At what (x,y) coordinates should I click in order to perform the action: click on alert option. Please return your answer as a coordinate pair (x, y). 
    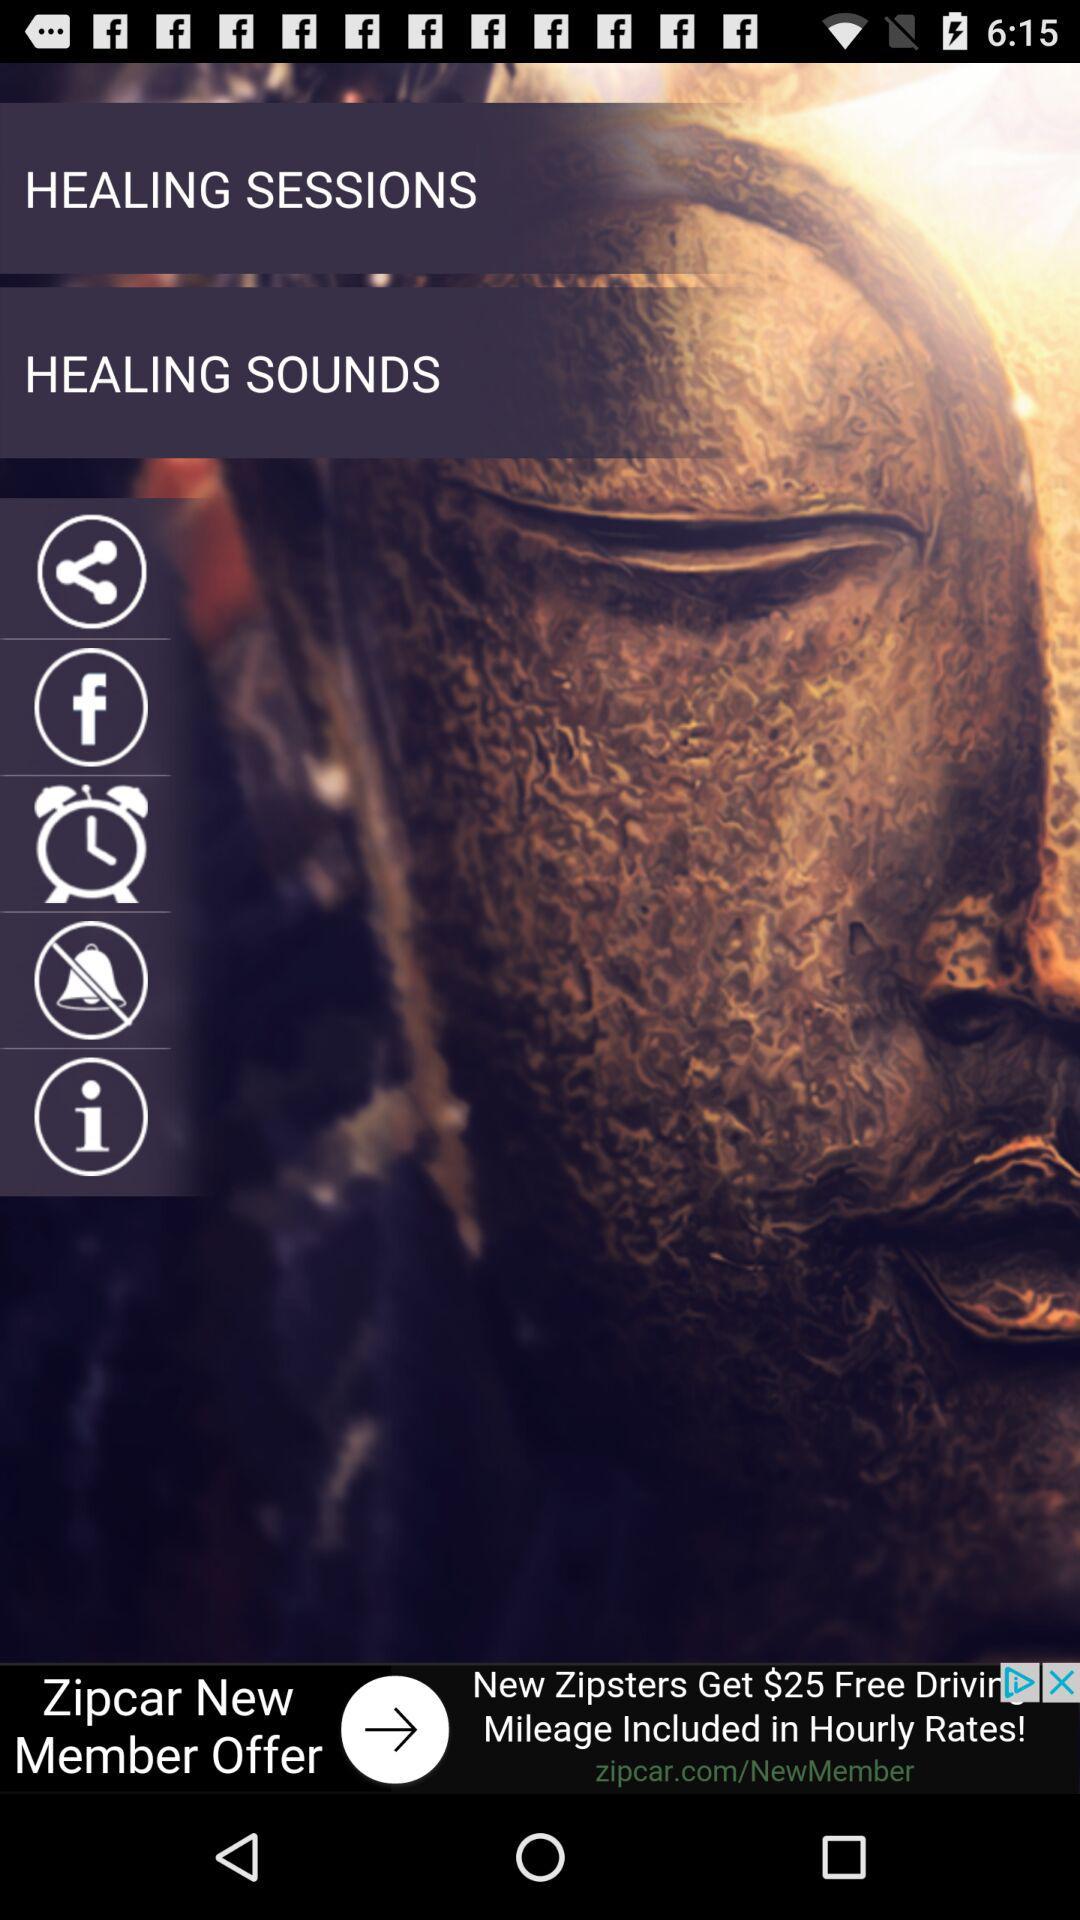
    Looking at the image, I should click on (91, 980).